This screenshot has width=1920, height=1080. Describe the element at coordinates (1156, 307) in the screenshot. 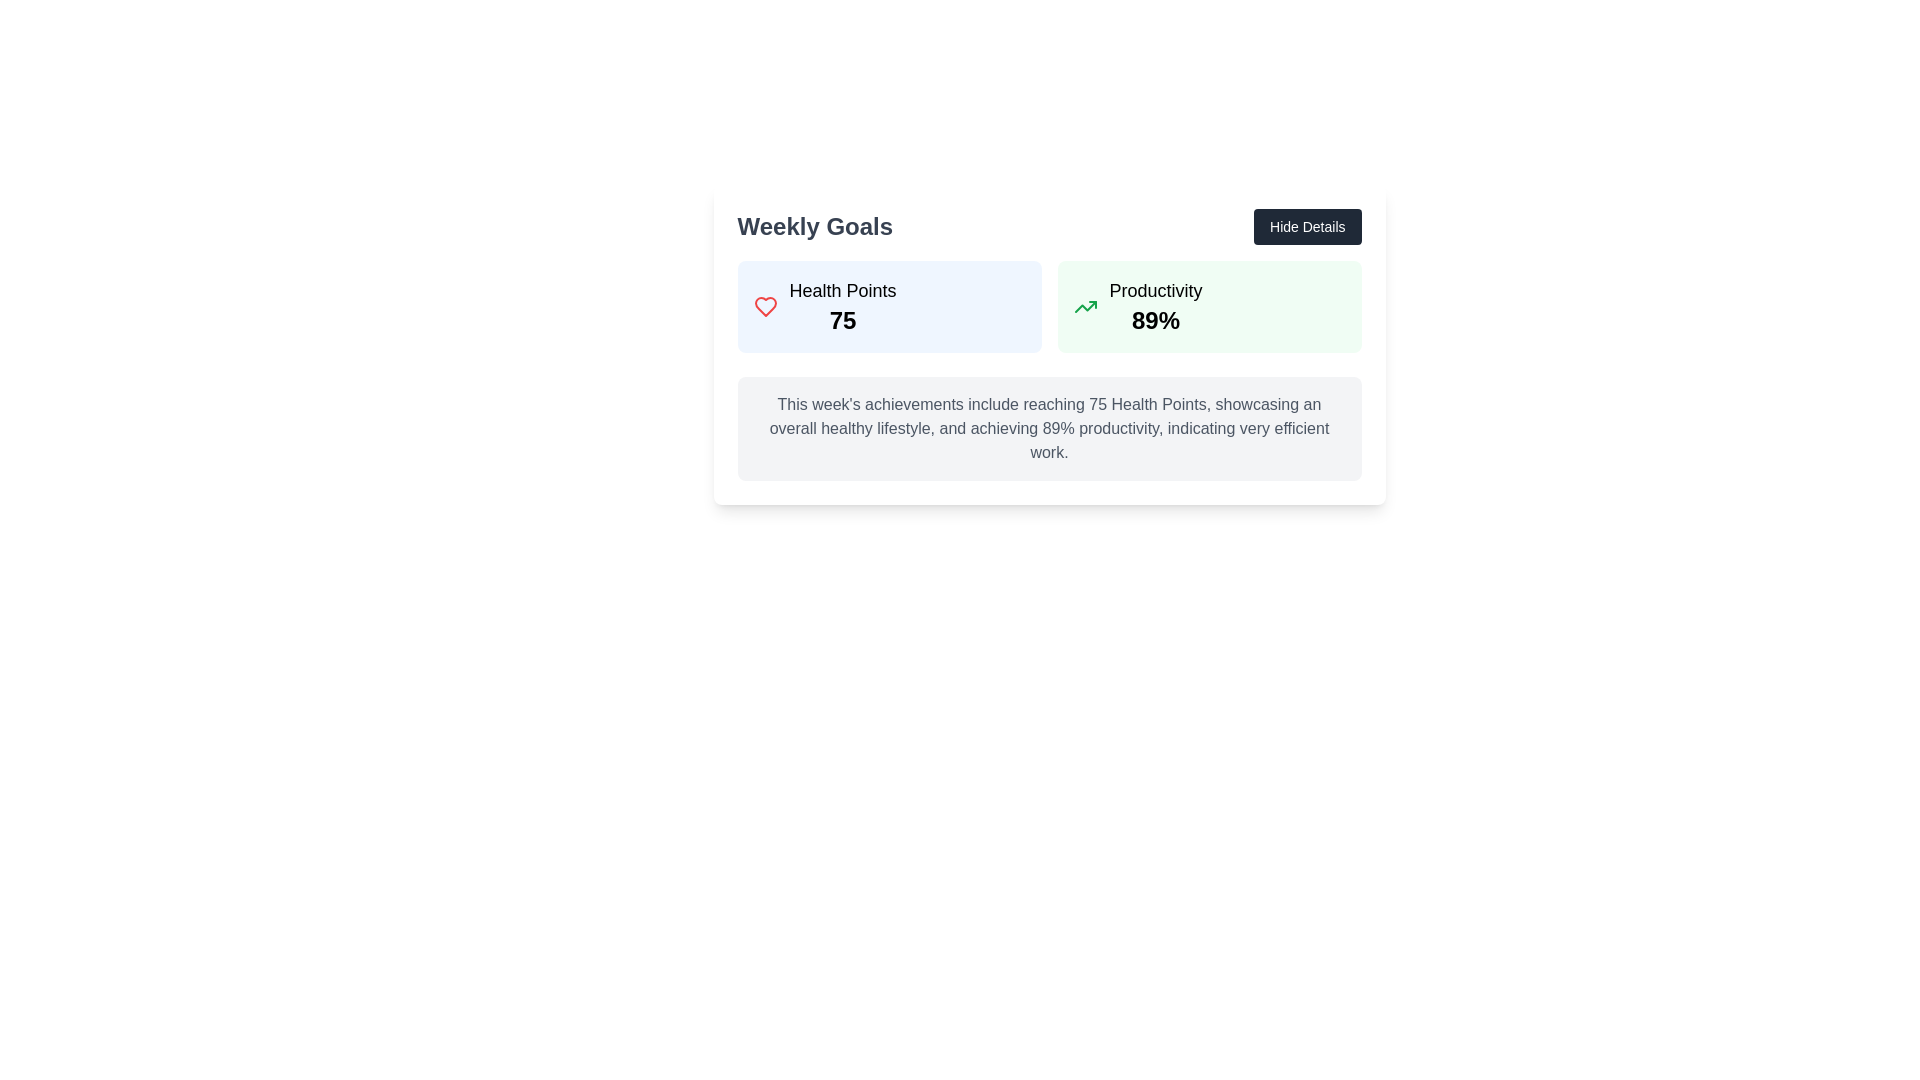

I see `the Text display that represents the productivity metric, currently showing 89%, located in the green-highlighted section next to the 'Health Points' card under the 'Weekly Goals' header` at that location.